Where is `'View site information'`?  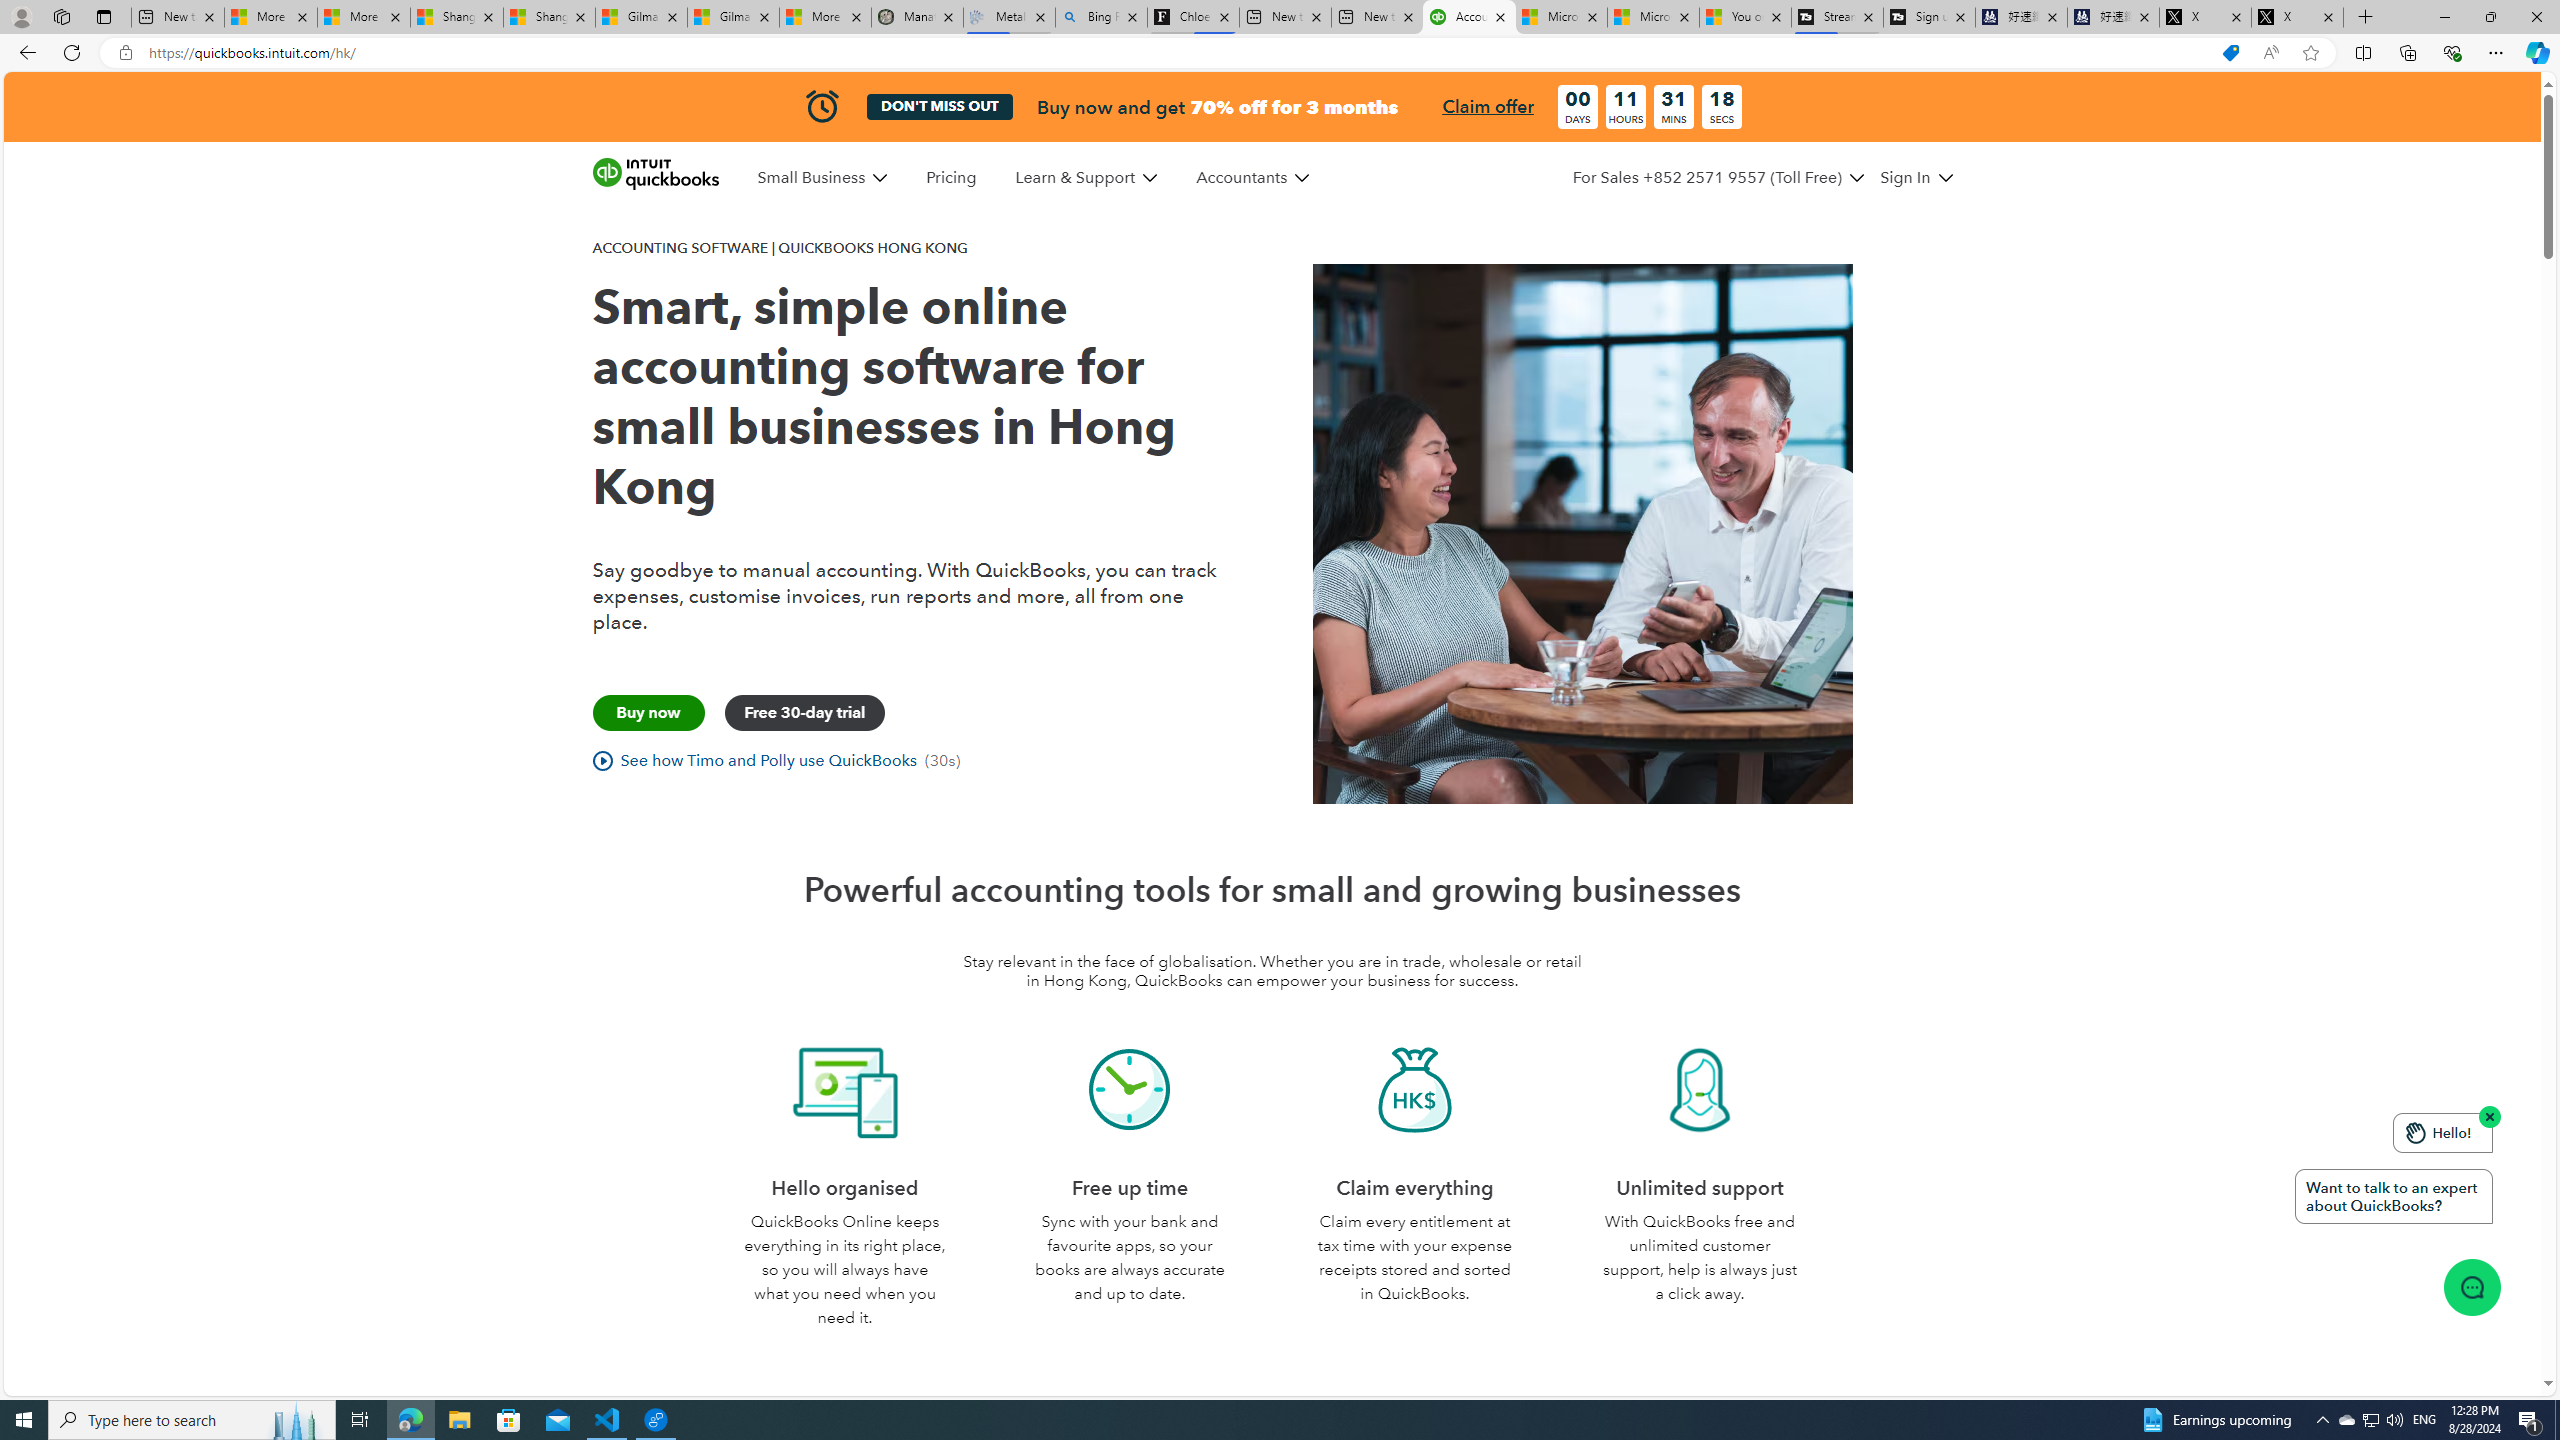
'View site information' is located at coordinates (125, 53).